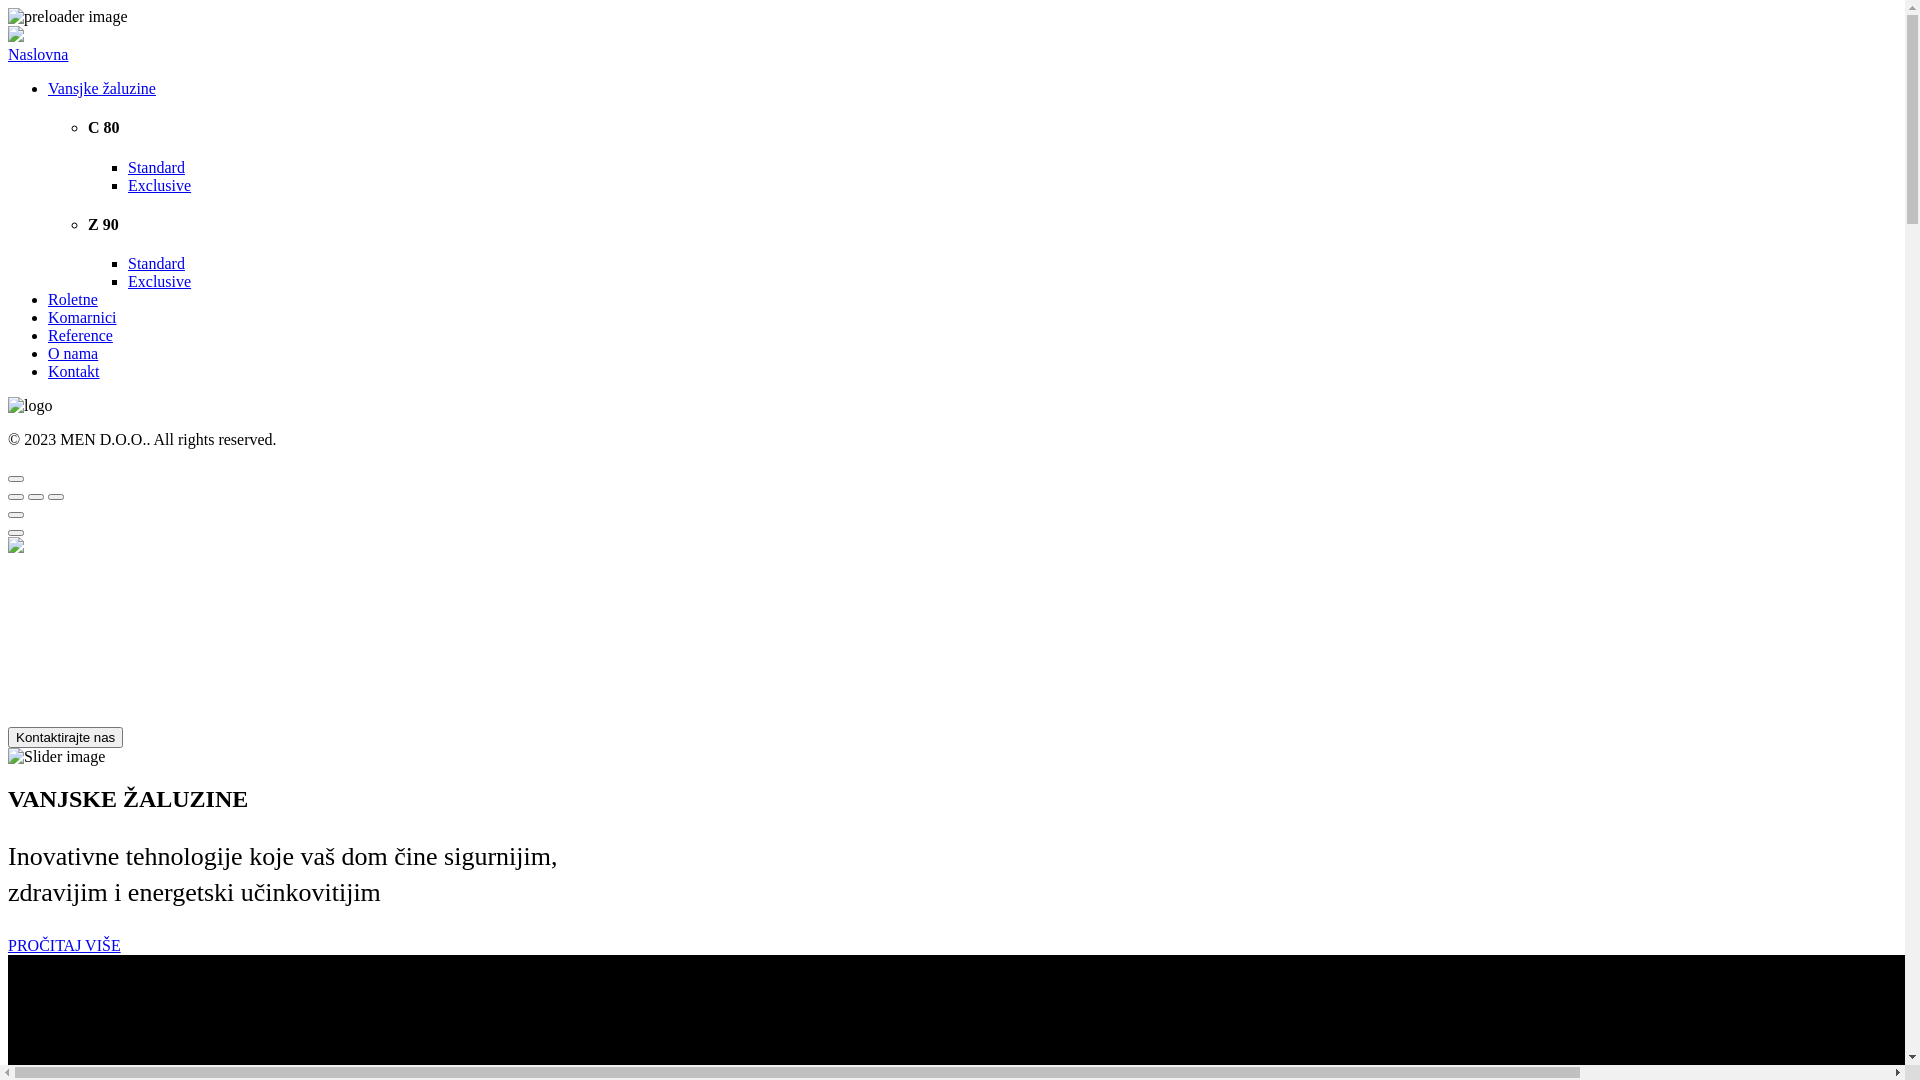  Describe the element at coordinates (155, 262) in the screenshot. I see `'Standard'` at that location.